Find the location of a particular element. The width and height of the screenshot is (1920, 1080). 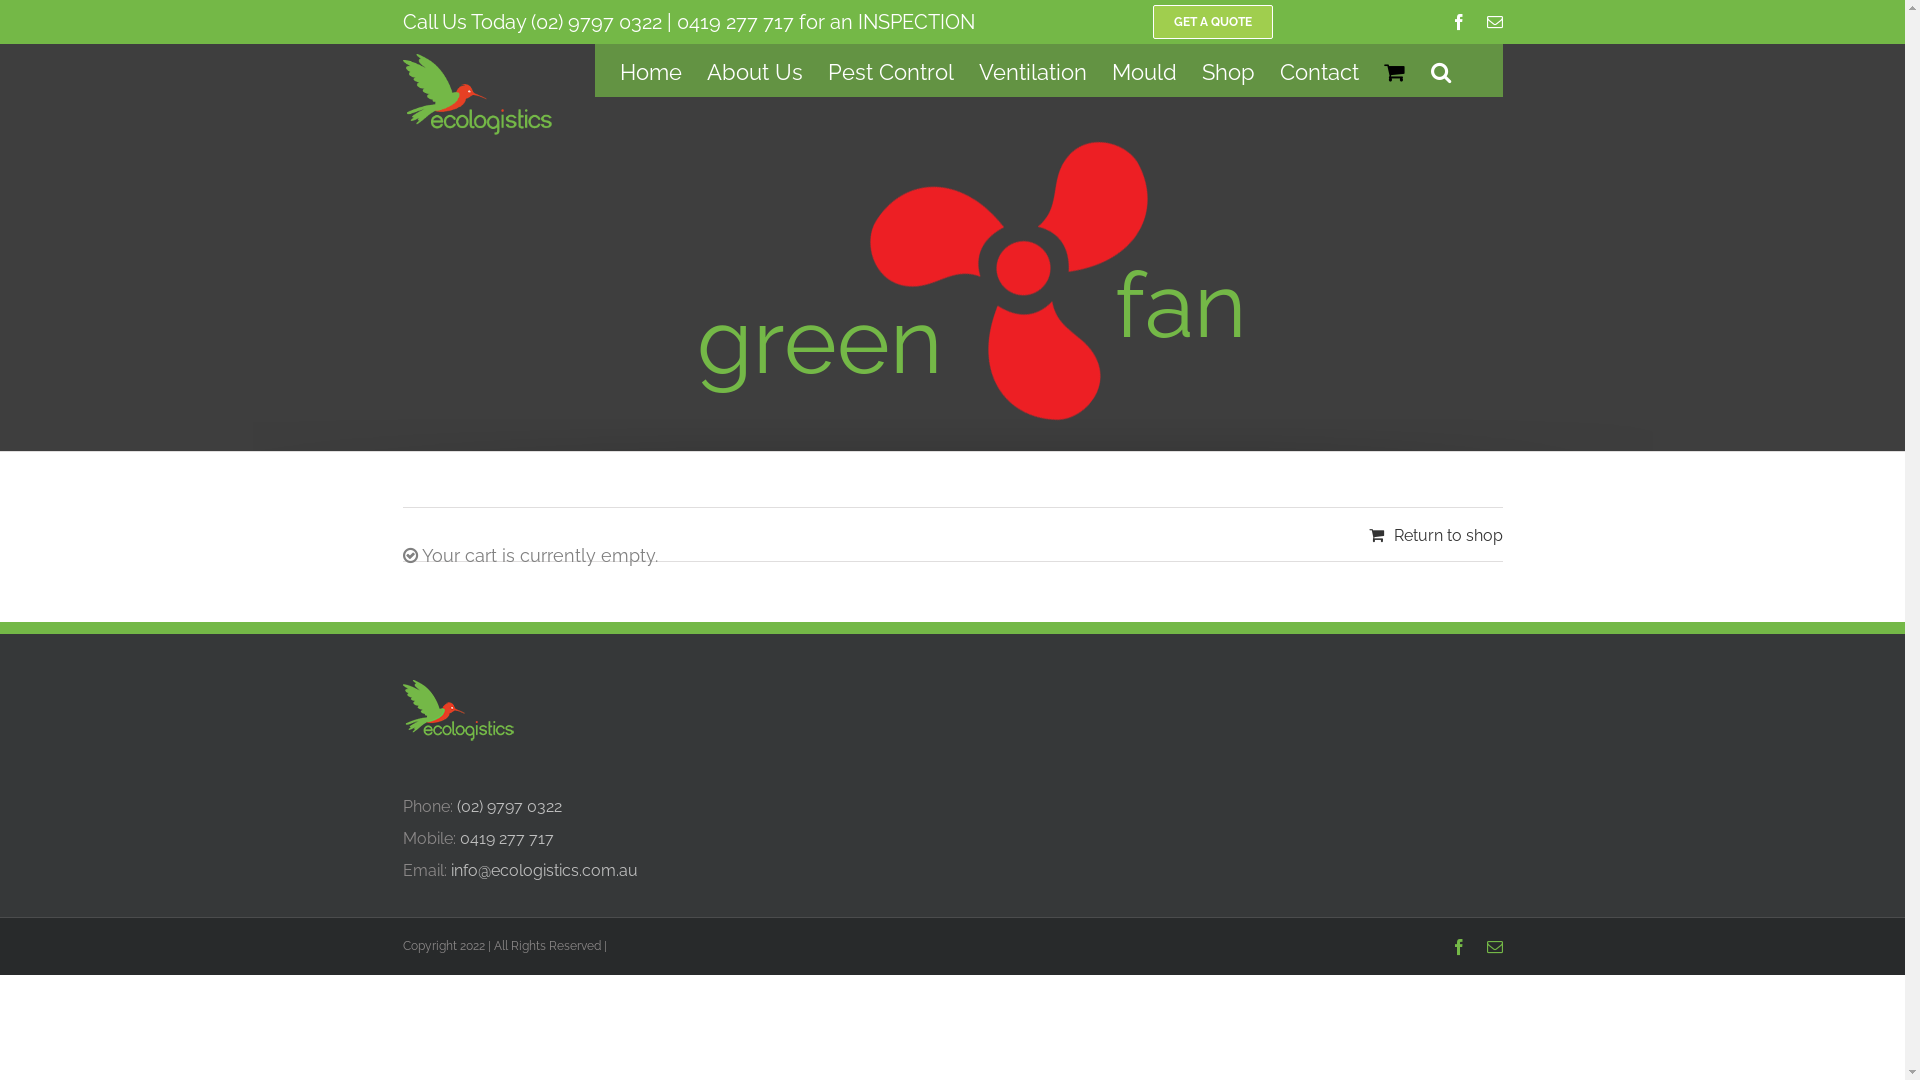

'Home' is located at coordinates (651, 69).